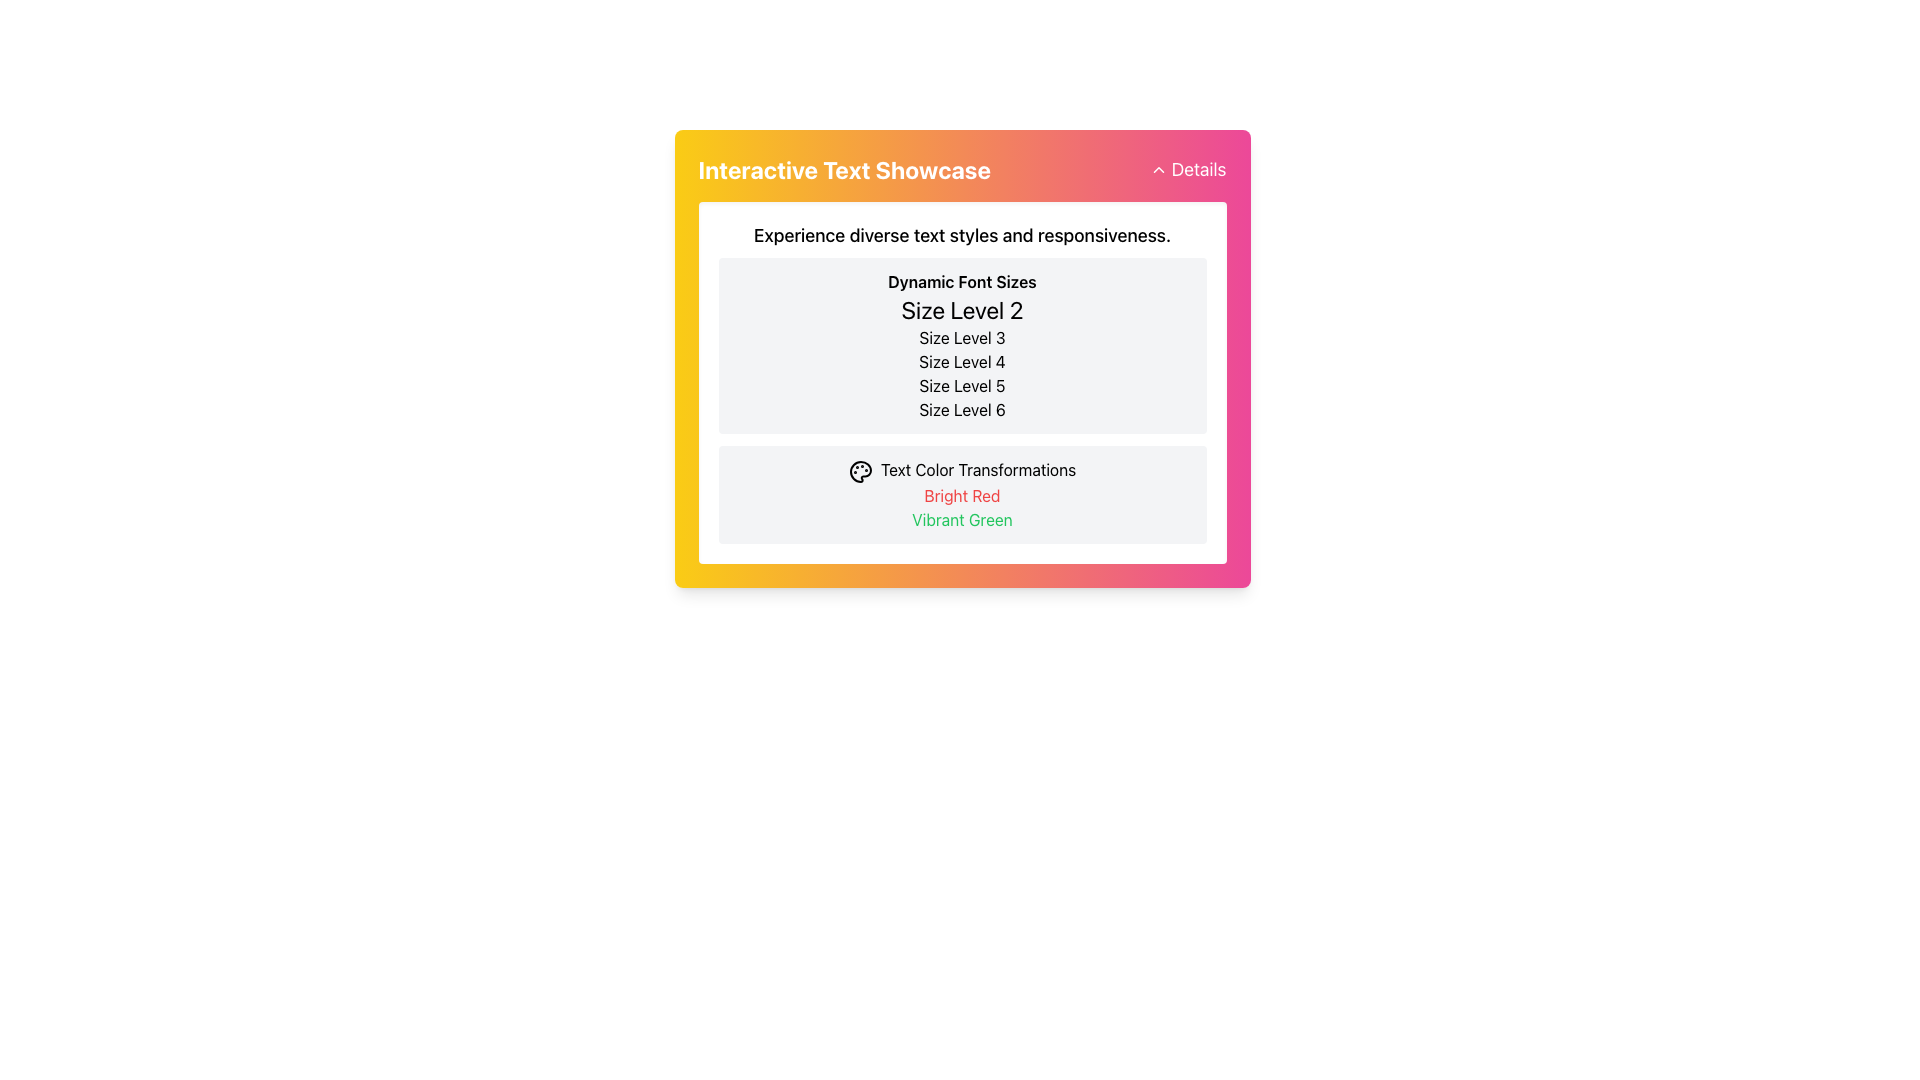  I want to click on the decorative icon that enhances the visual appeal of the 'Text Color Transformations' section, positioned before the corresponding text, so click(860, 471).